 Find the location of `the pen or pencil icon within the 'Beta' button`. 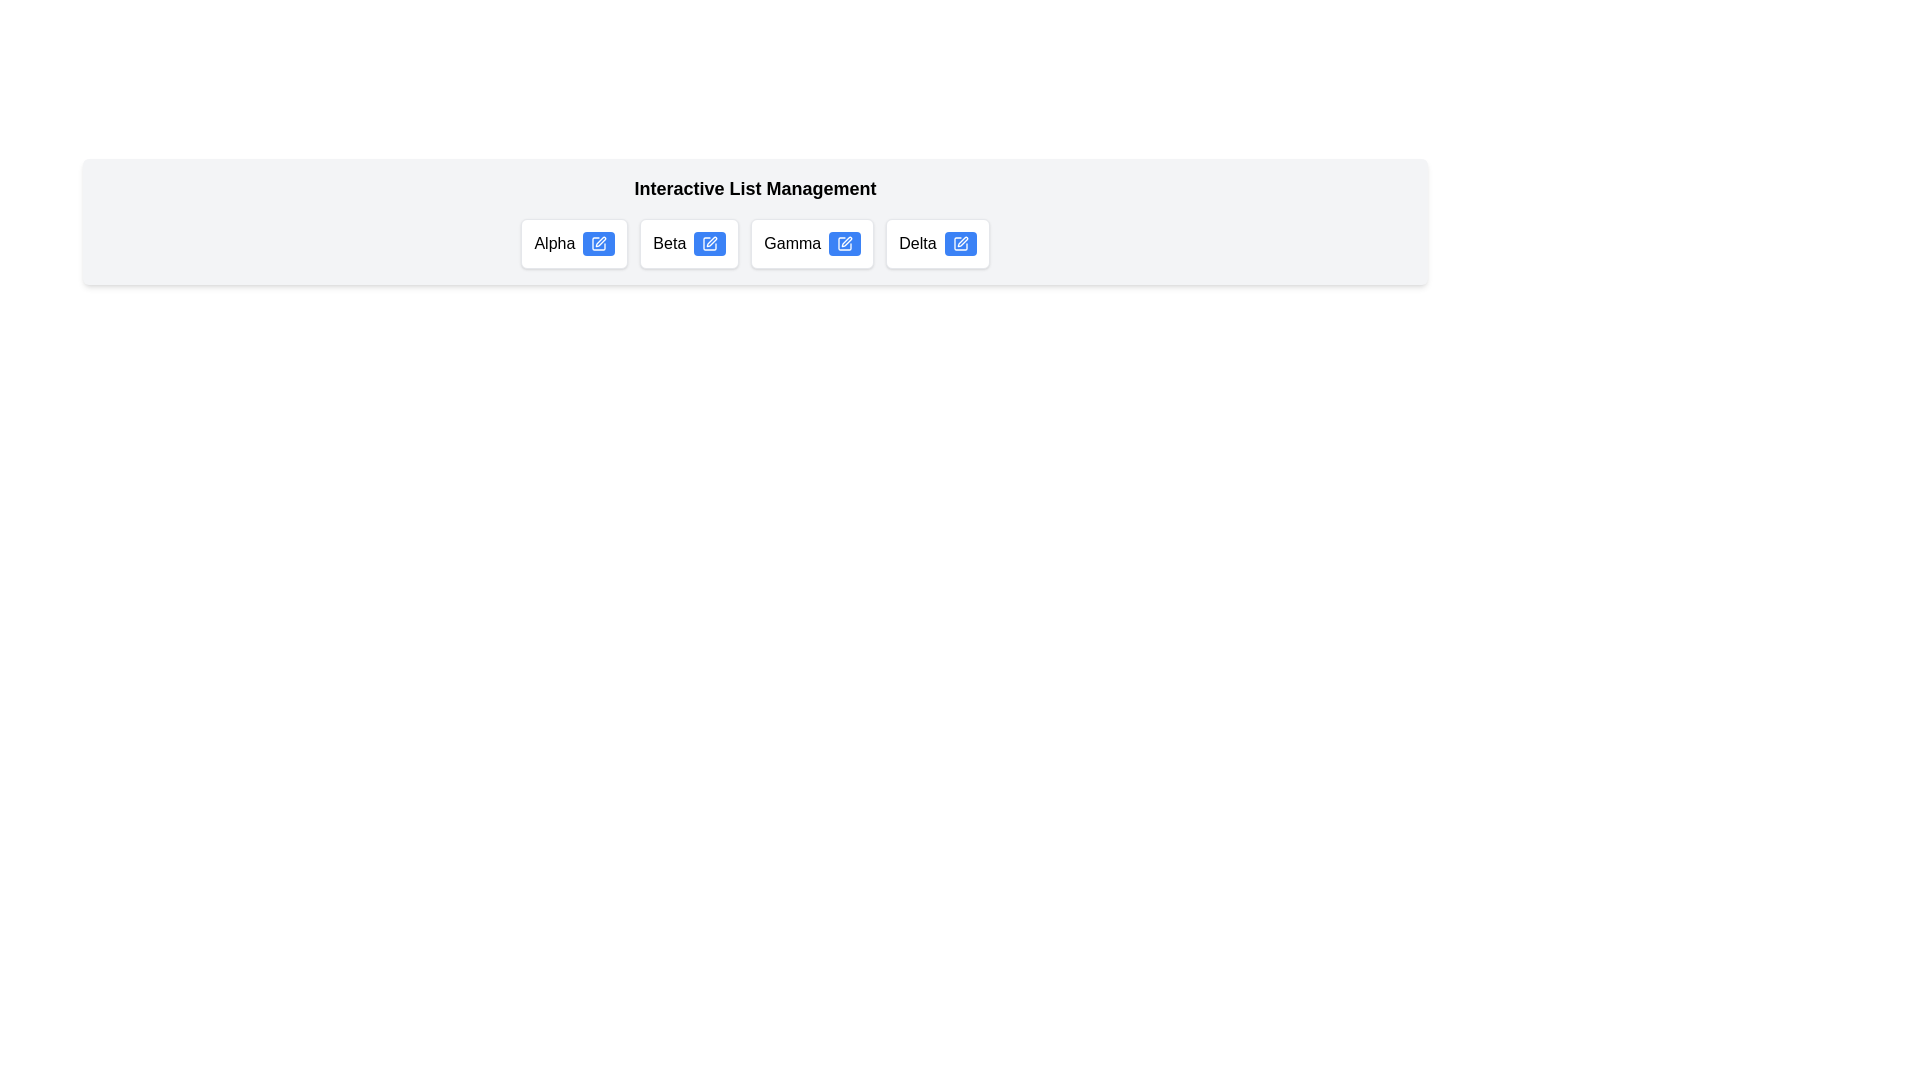

the pen or pencil icon within the 'Beta' button is located at coordinates (710, 242).